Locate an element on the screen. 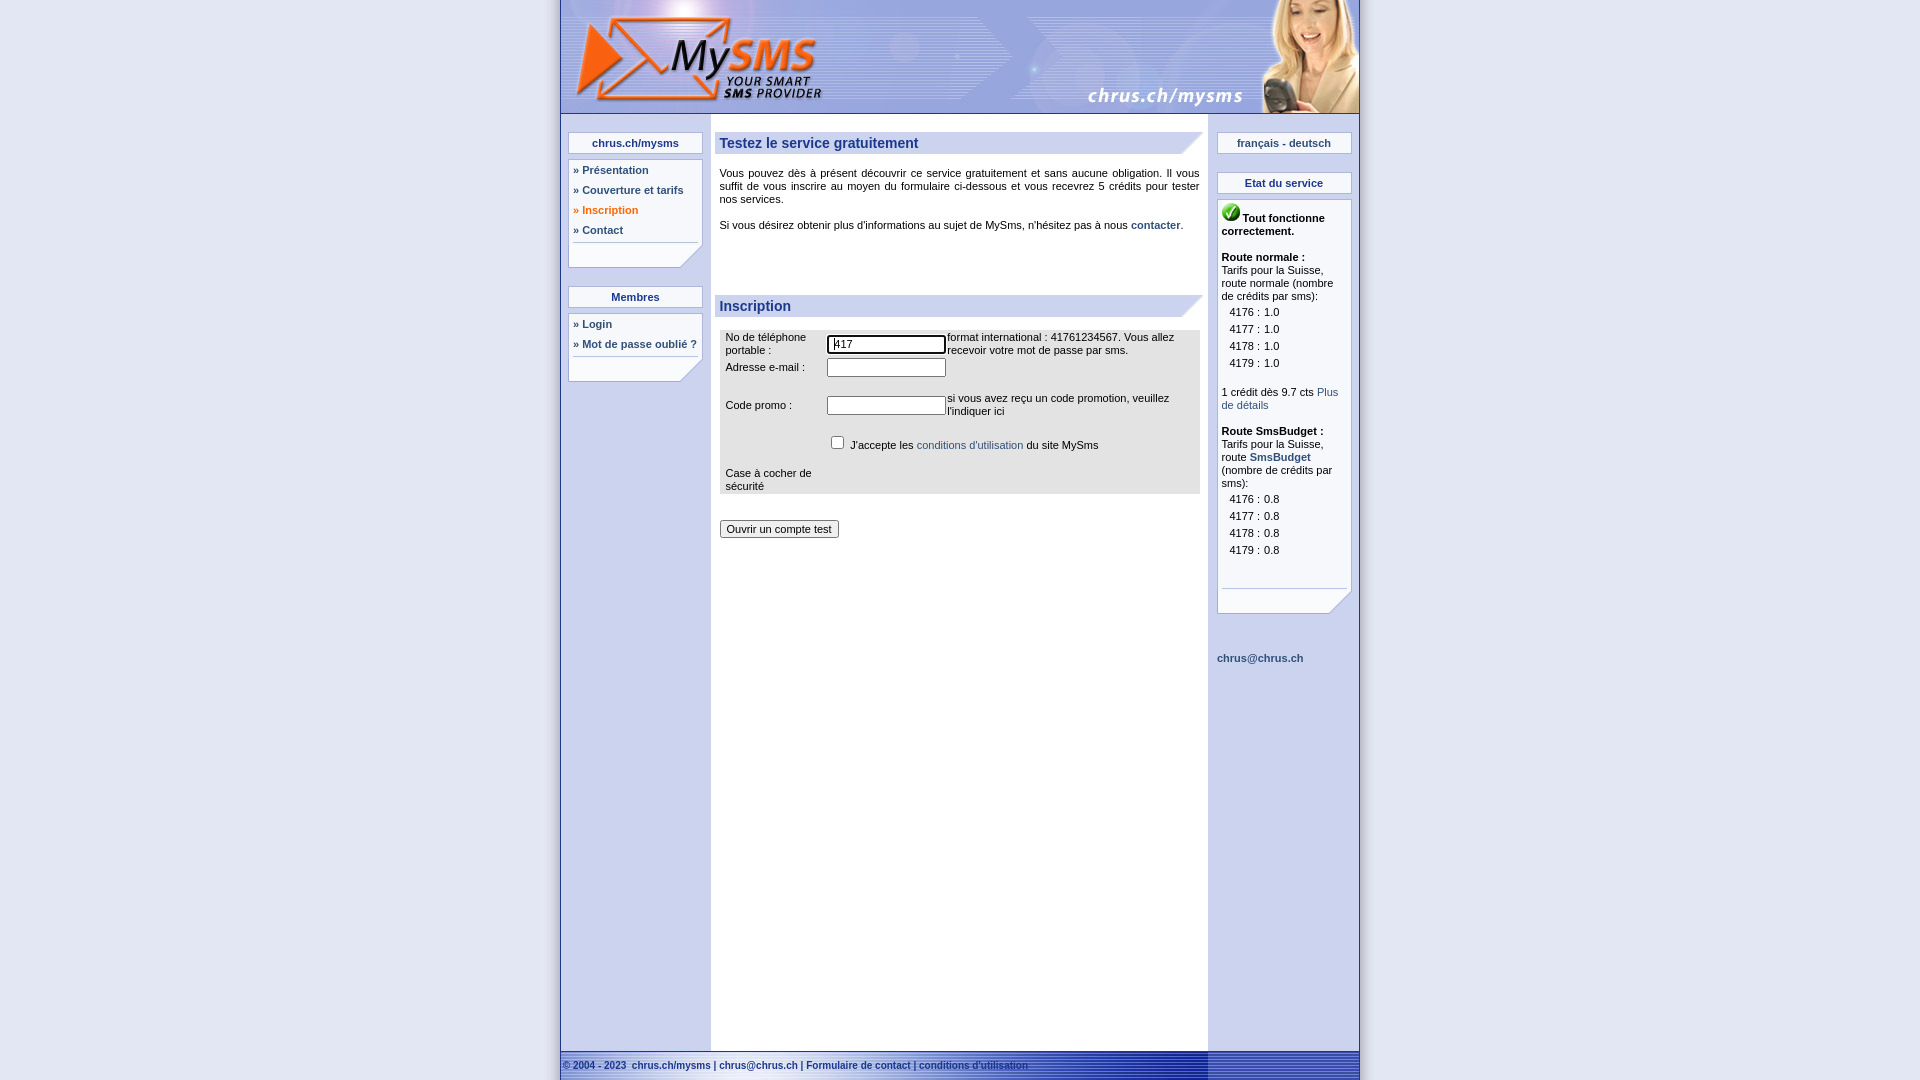 Image resolution: width=1920 pixels, height=1080 pixels. 'chrus@chrus.ch' is located at coordinates (719, 1064).